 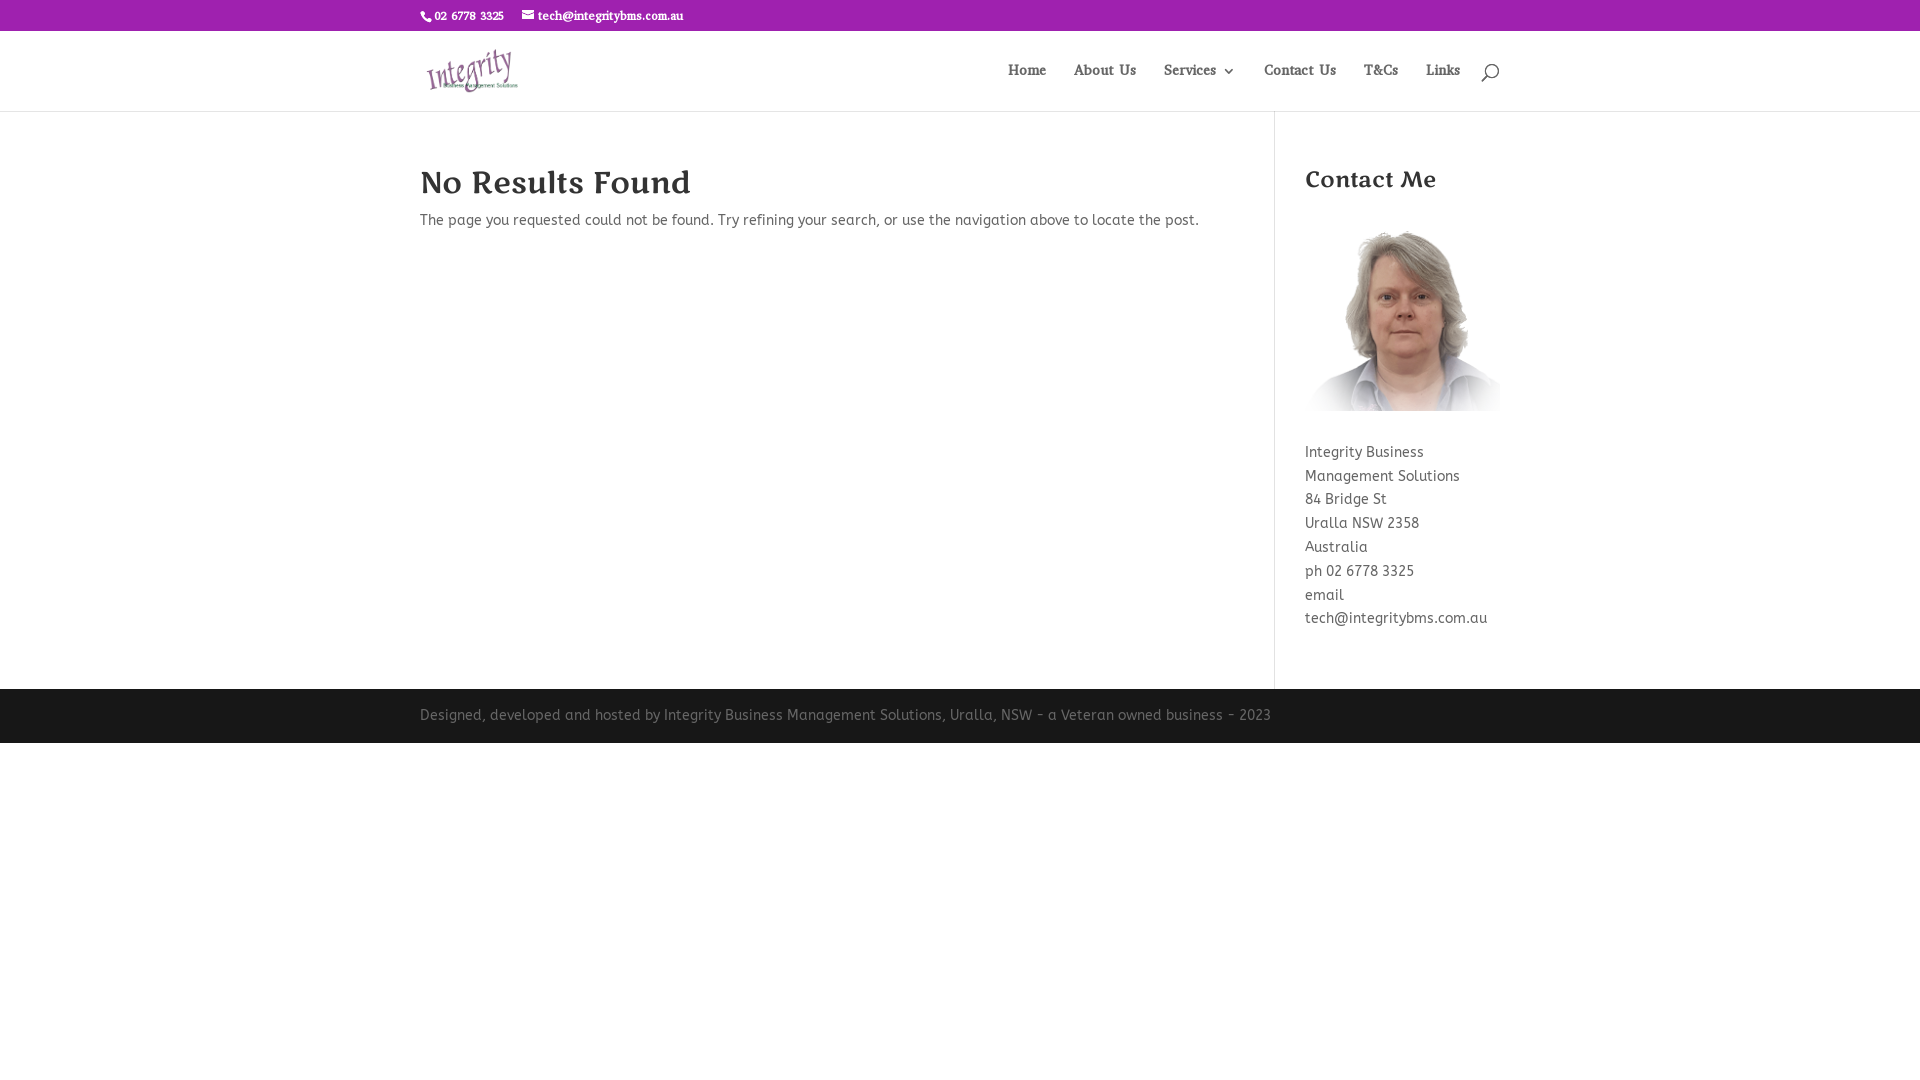 What do you see at coordinates (1424, 86) in the screenshot?
I see `'Links'` at bounding box center [1424, 86].